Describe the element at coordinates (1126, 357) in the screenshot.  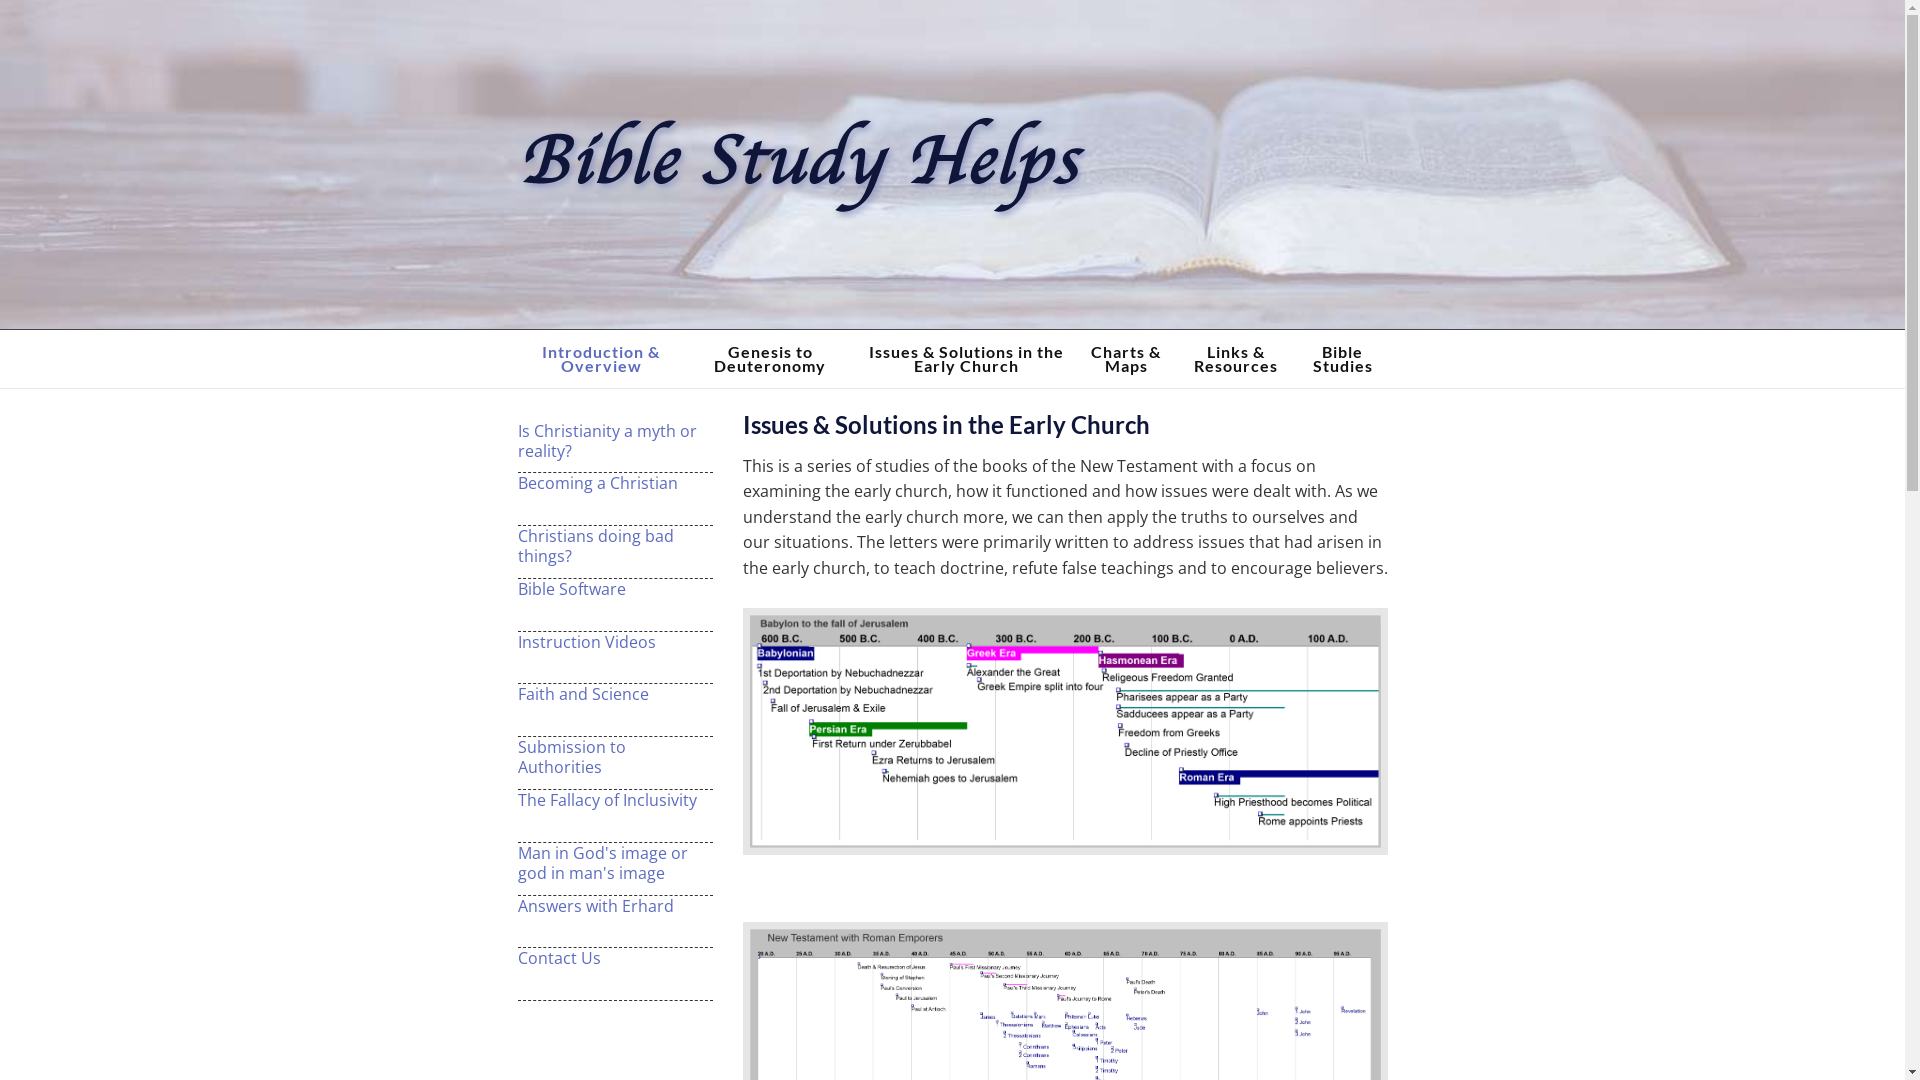
I see `'Charts & Maps'` at that location.